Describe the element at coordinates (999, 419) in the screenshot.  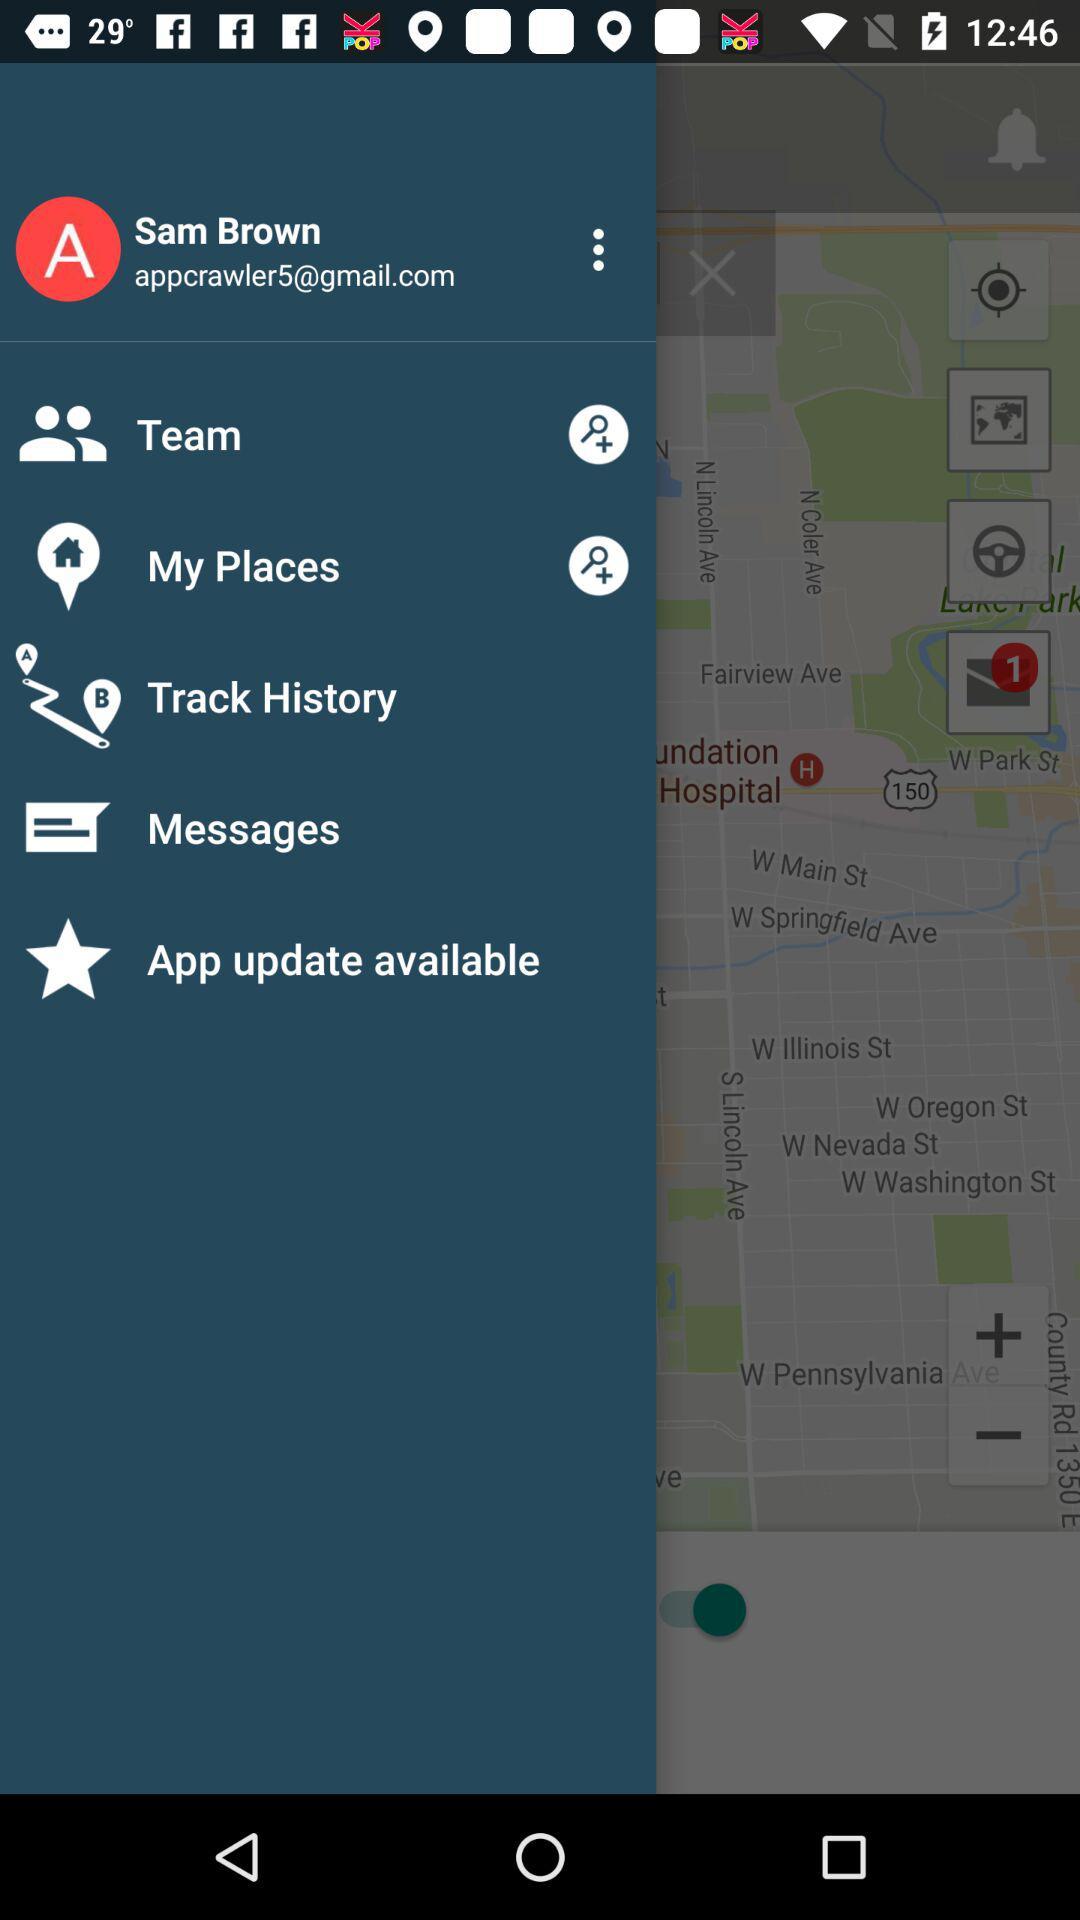
I see `the button below the compass icon on the web page` at that location.